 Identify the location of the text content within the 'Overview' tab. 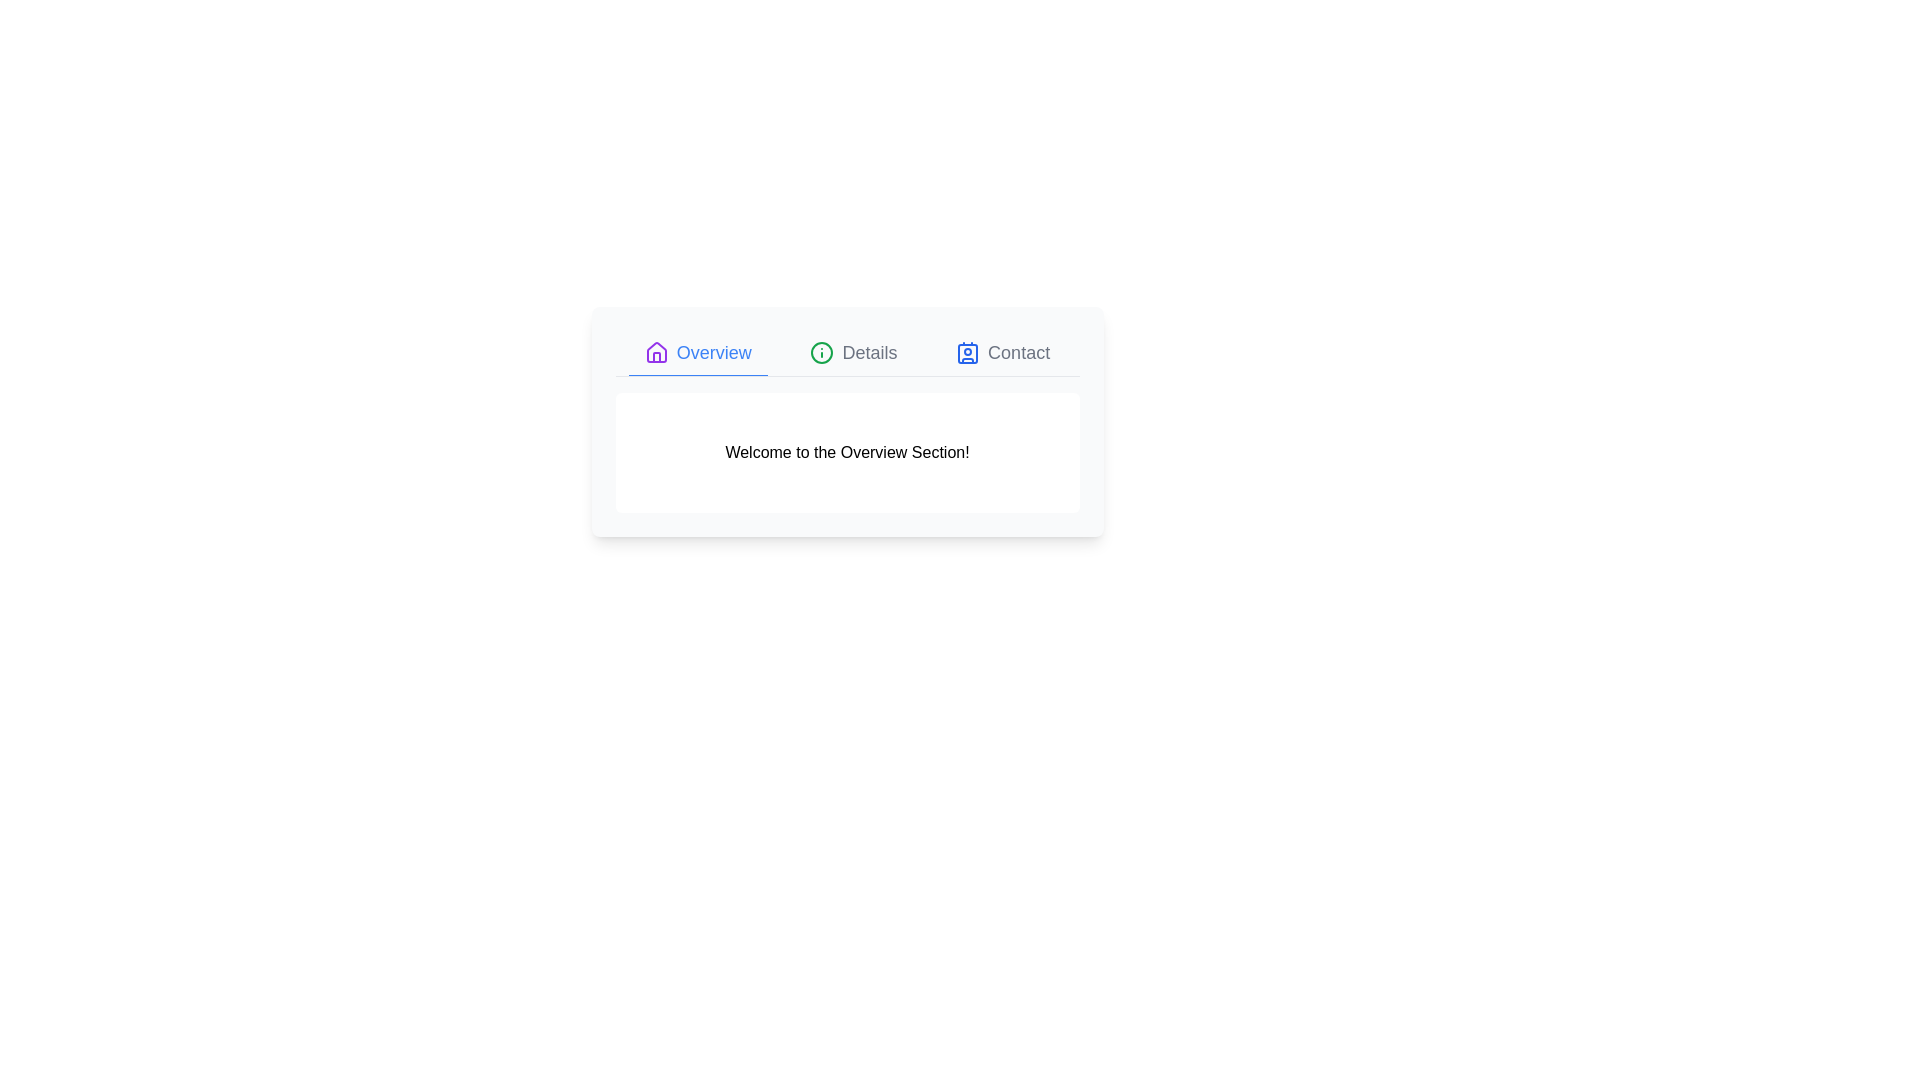
(847, 452).